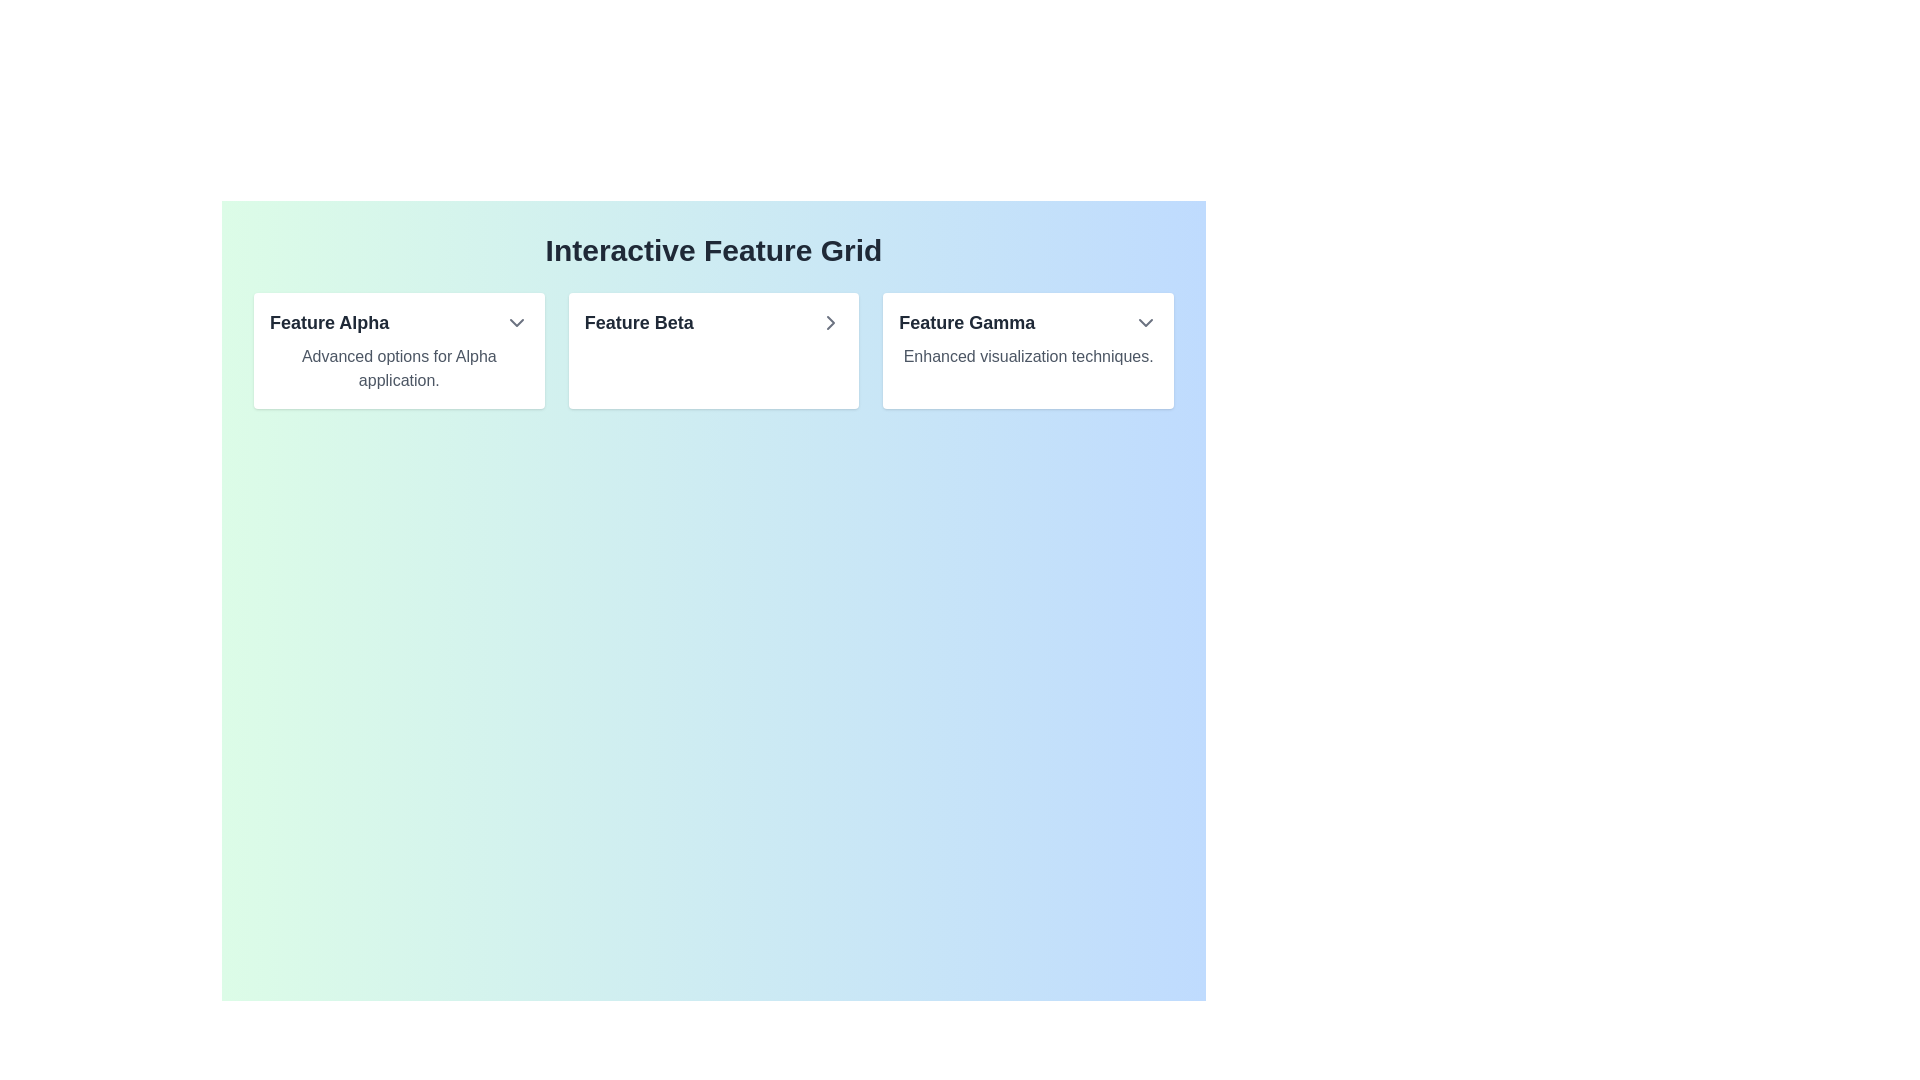 The height and width of the screenshot is (1080, 1920). Describe the element at coordinates (831, 322) in the screenshot. I see `the right-pointing chevron icon located to the right of the 'Feature Beta' text in the Feature Beta card within the Interactive Feature Grid panel for additional information or interaction` at that location.